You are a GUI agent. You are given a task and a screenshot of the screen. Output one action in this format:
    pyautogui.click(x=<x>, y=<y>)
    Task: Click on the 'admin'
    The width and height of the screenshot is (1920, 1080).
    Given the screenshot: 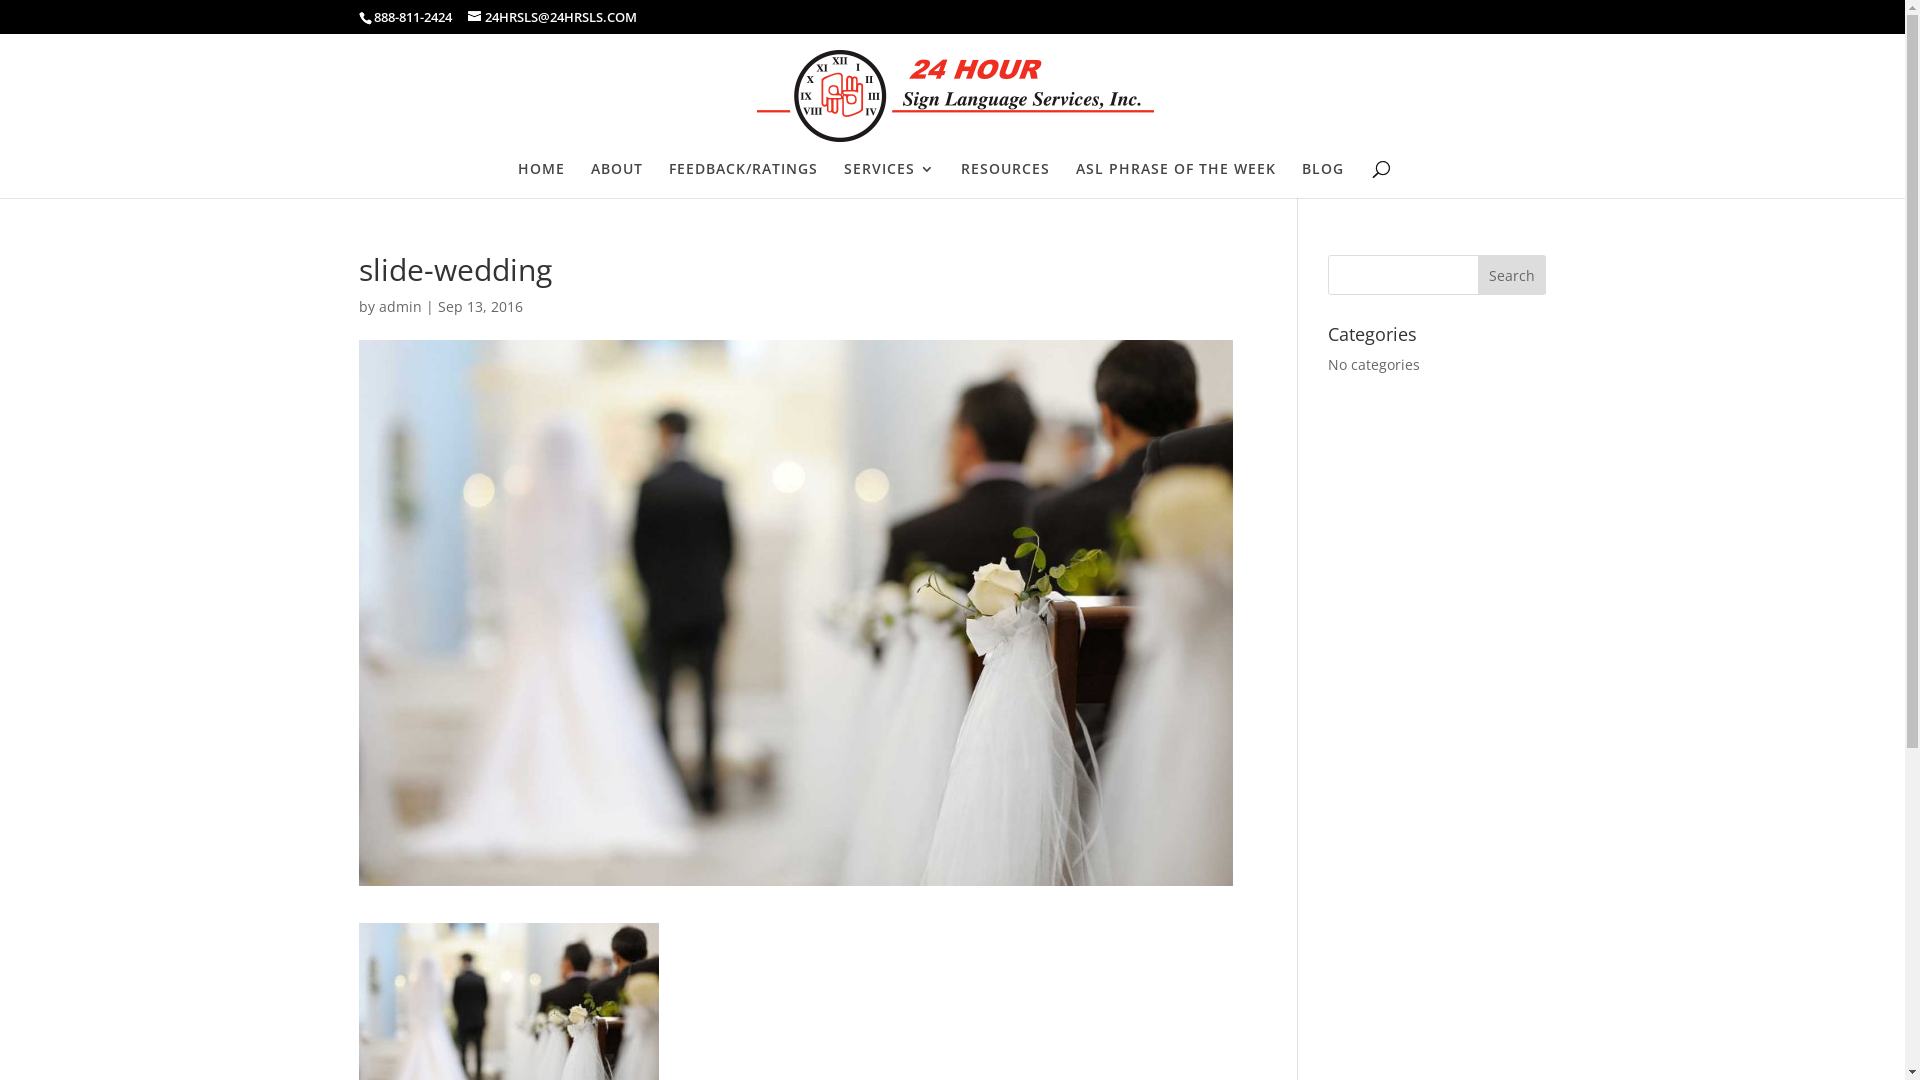 What is the action you would take?
    pyautogui.click(x=379, y=306)
    